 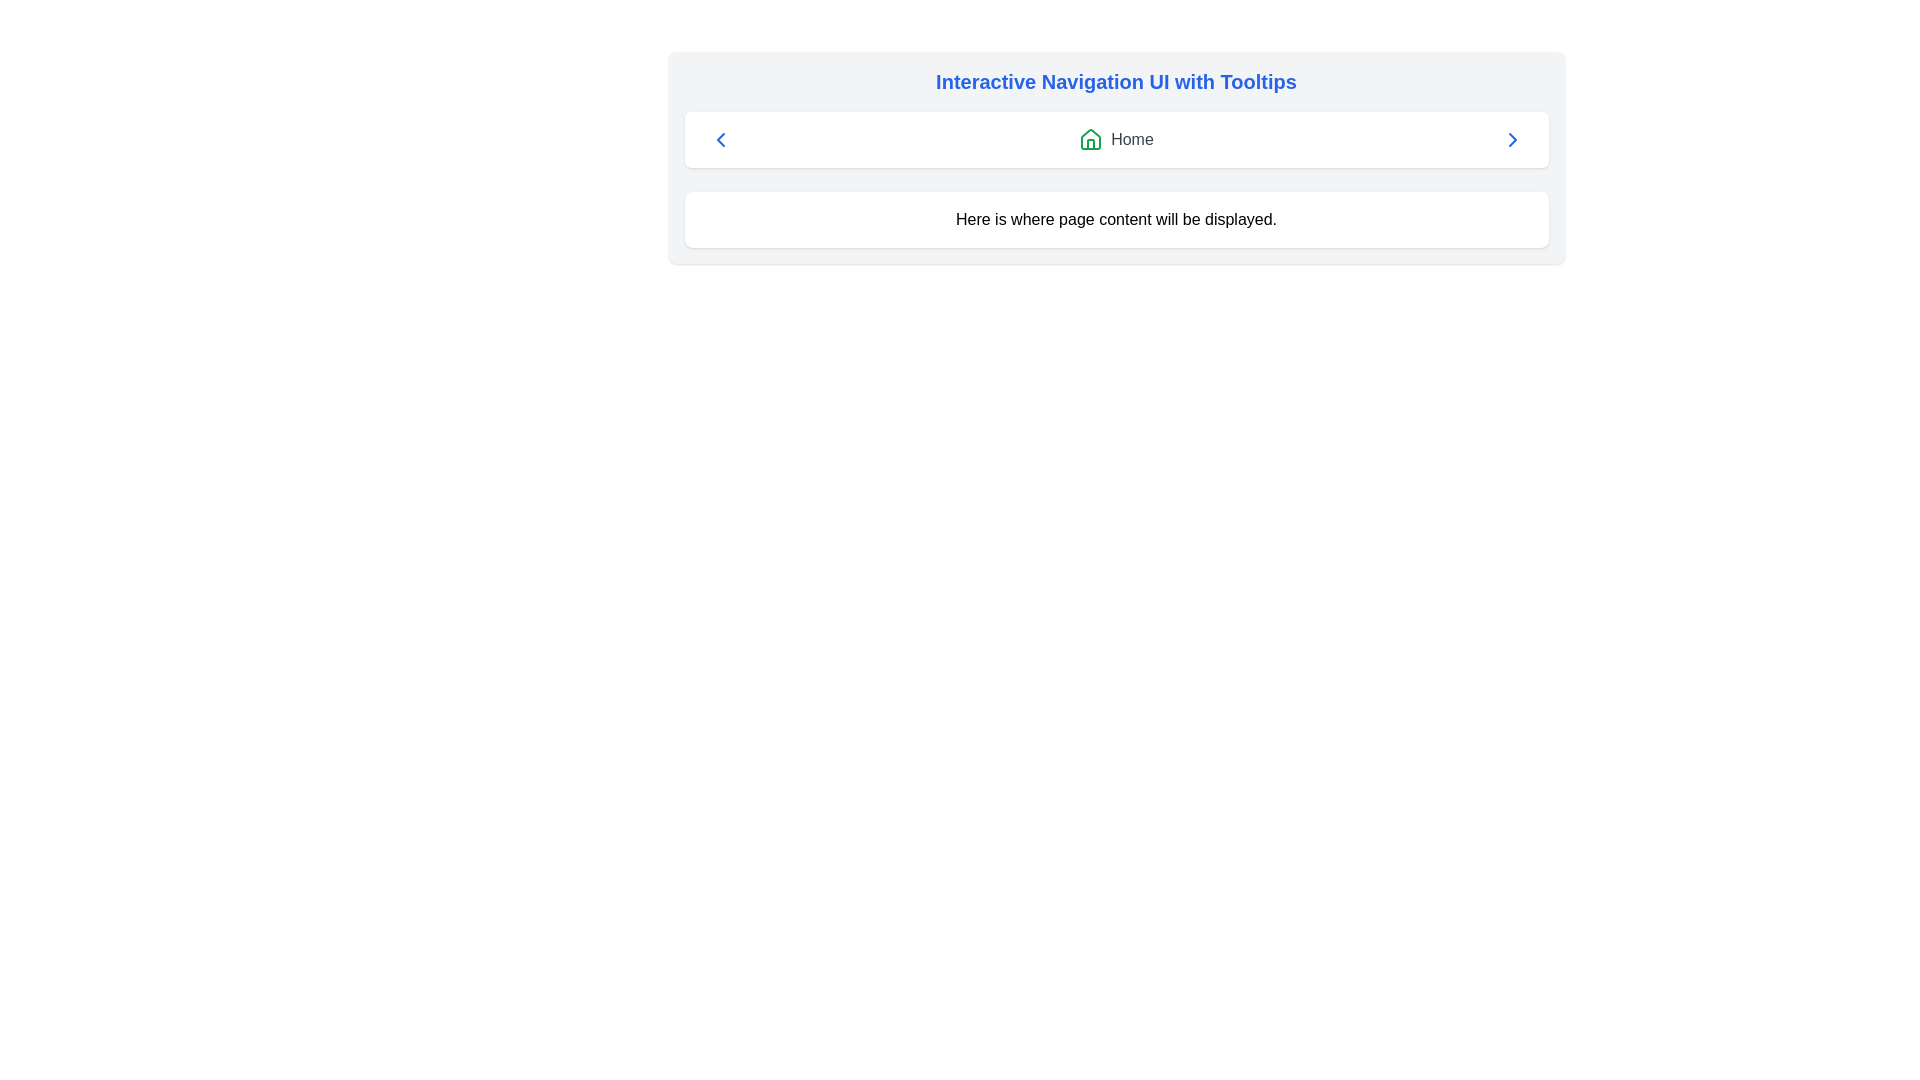 What do you see at coordinates (1115, 138) in the screenshot?
I see `the 'Home' navigation item, which features a green house icon and the text 'Home' in gray` at bounding box center [1115, 138].